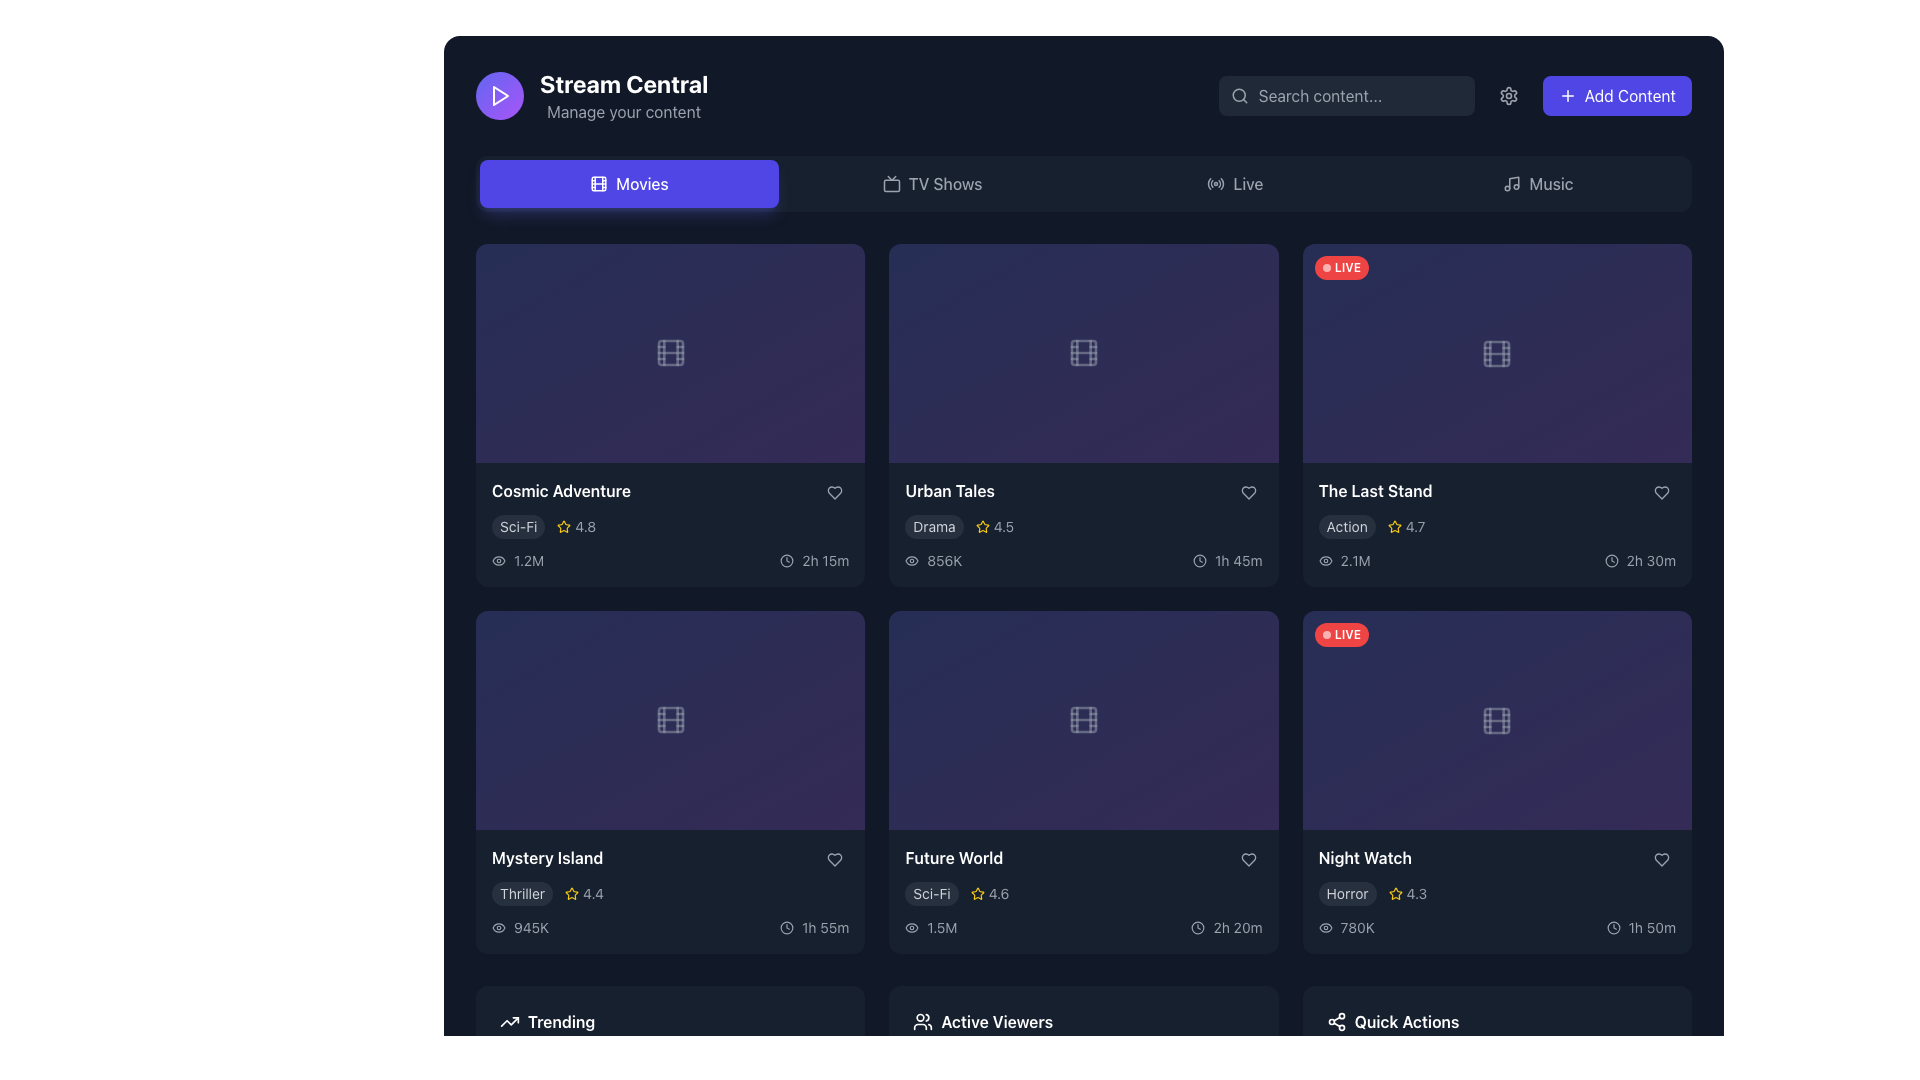 The width and height of the screenshot is (1920, 1080). What do you see at coordinates (1247, 493) in the screenshot?
I see `the heart-shaped 'like' icon button located in the bottom-right area of the 'Urban Tales' card` at bounding box center [1247, 493].